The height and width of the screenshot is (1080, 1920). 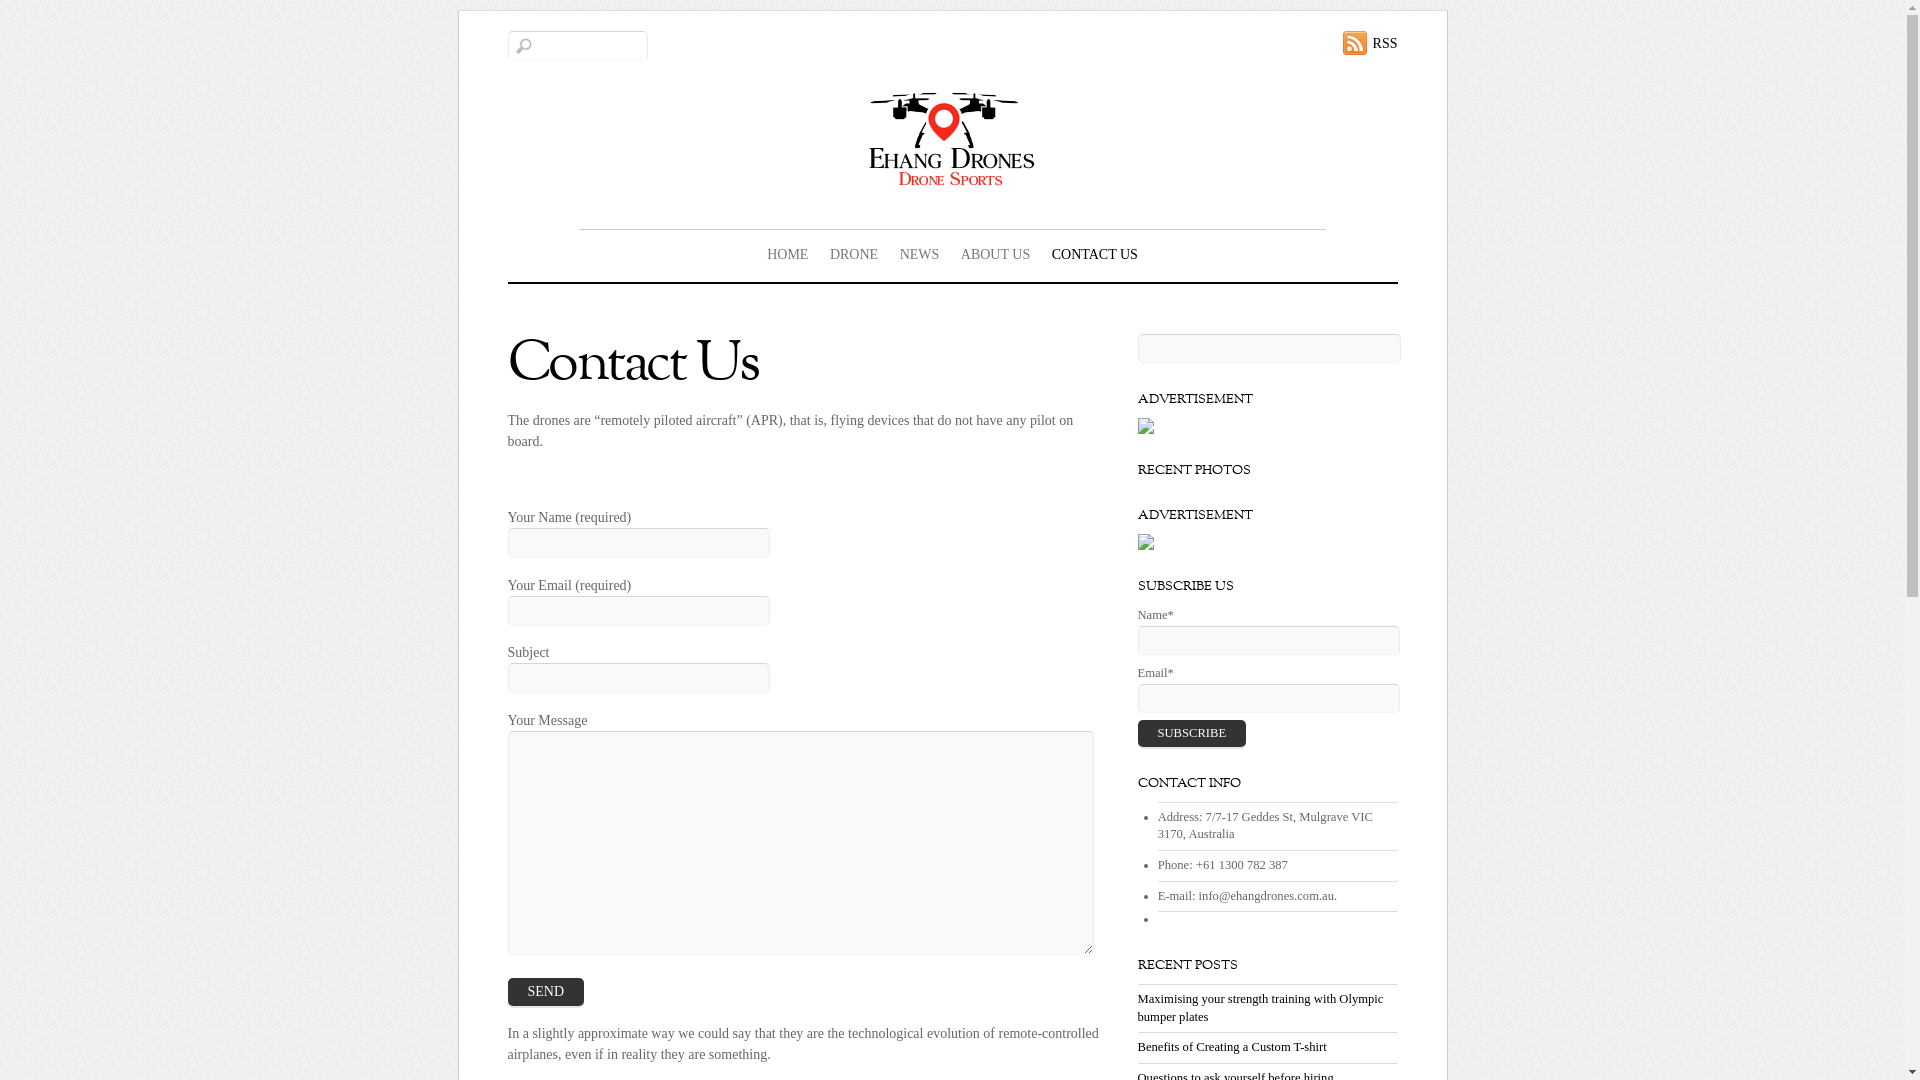 I want to click on 'Search', so click(x=576, y=45).